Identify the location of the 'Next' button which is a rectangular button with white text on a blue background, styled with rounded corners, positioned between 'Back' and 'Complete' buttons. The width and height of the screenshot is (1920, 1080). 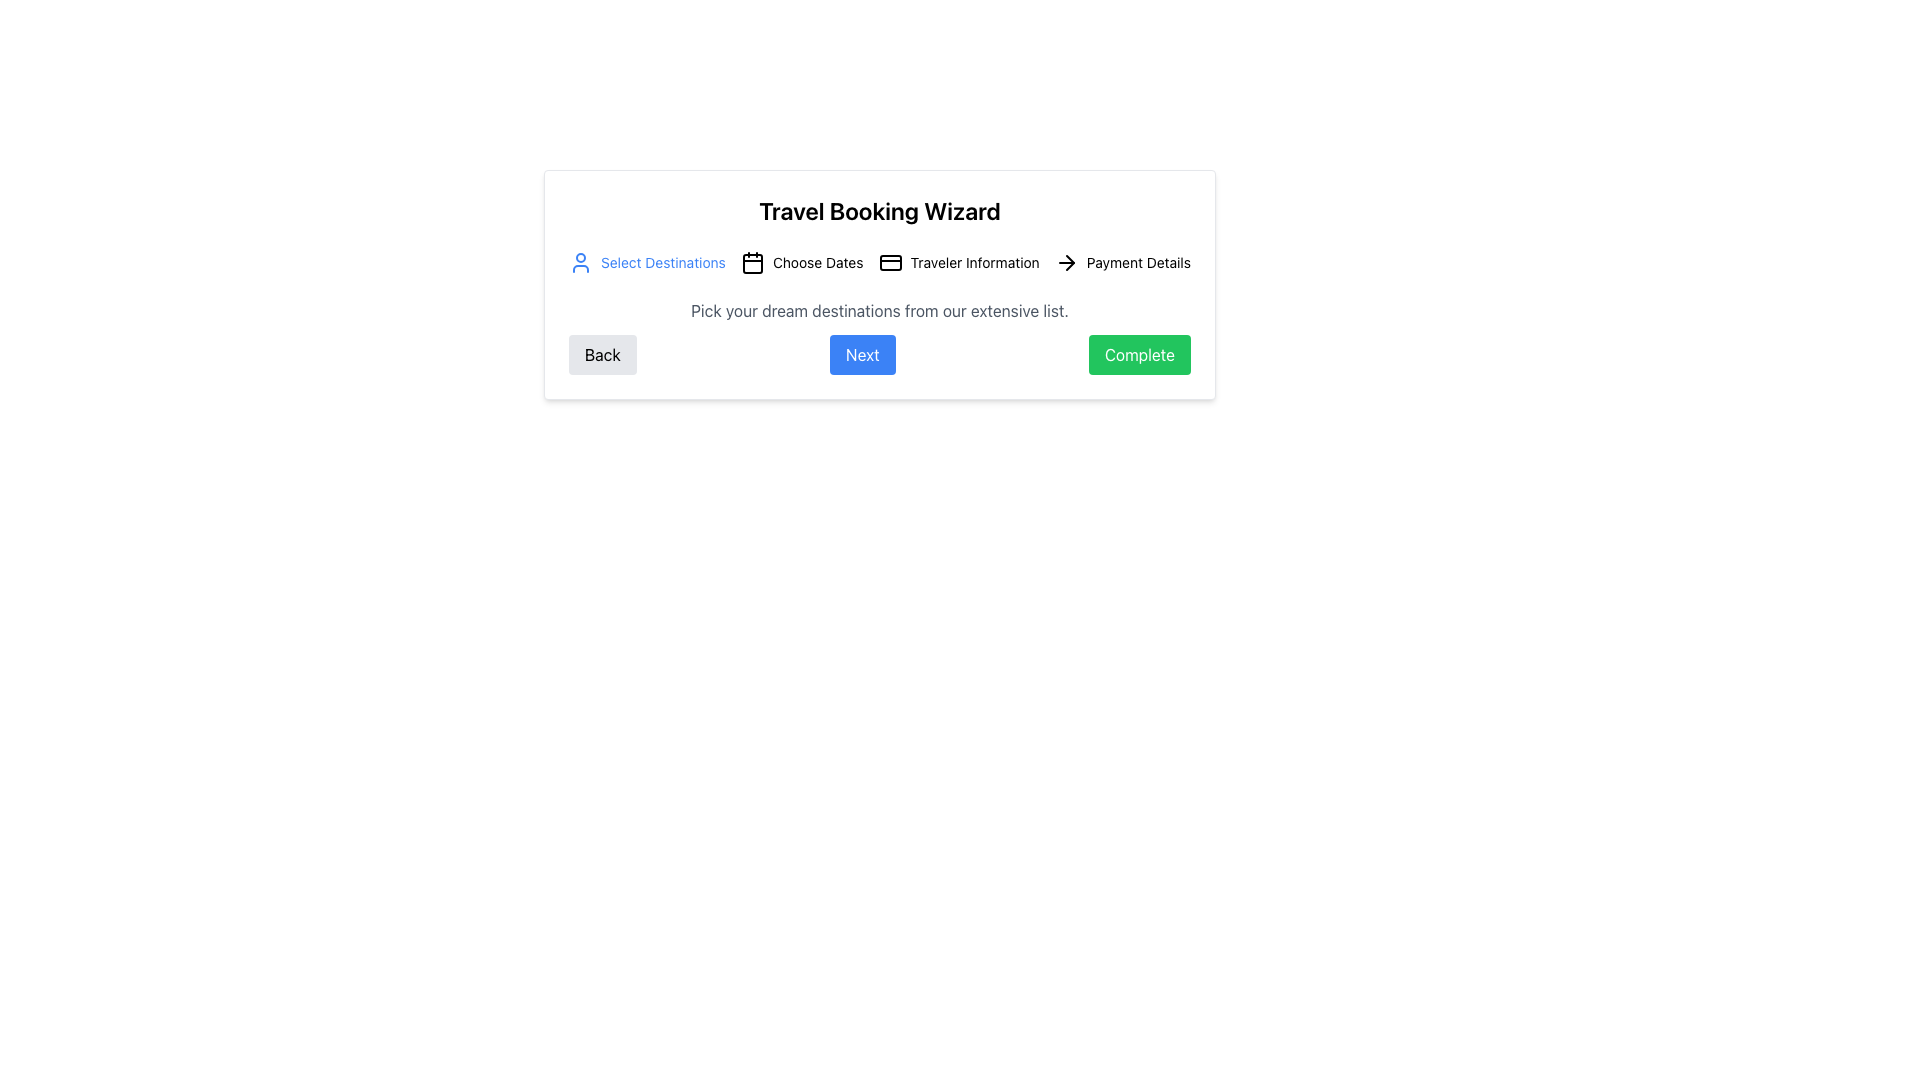
(879, 353).